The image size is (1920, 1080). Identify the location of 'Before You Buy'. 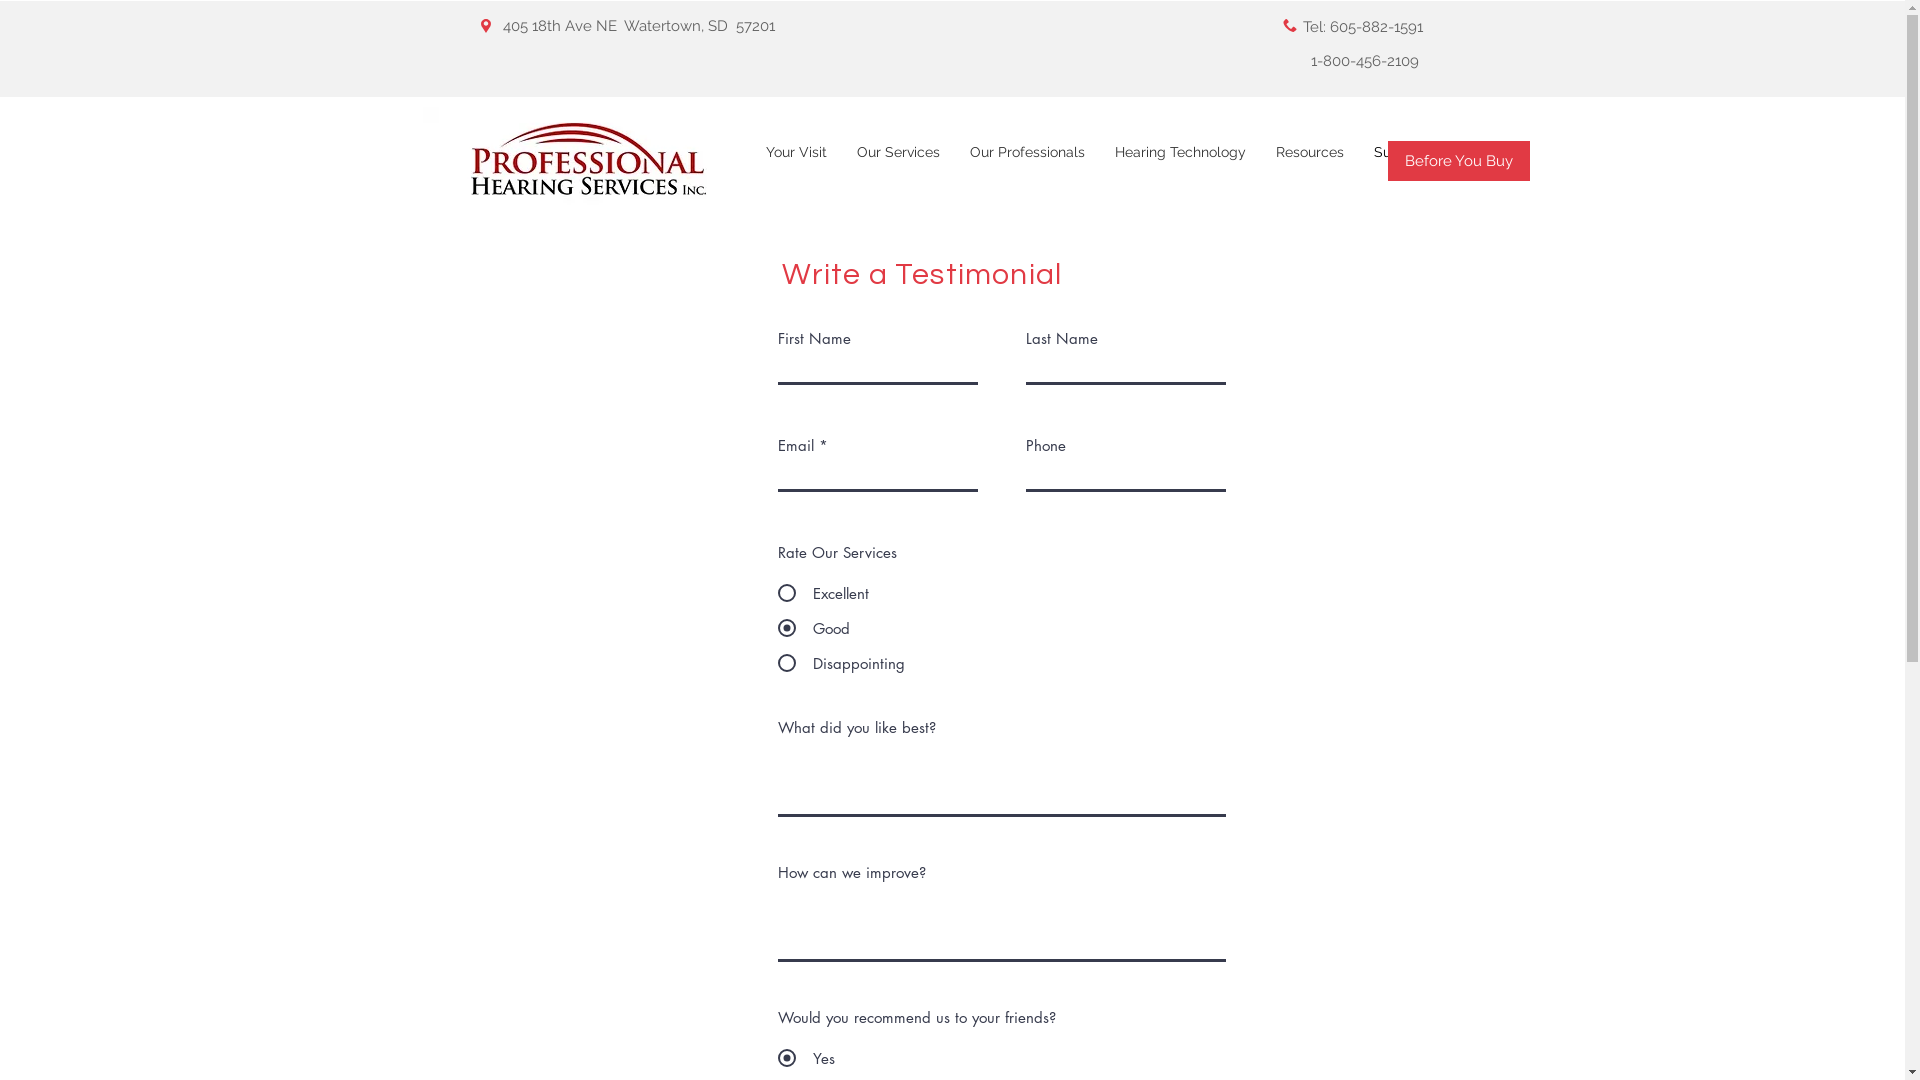
(1459, 160).